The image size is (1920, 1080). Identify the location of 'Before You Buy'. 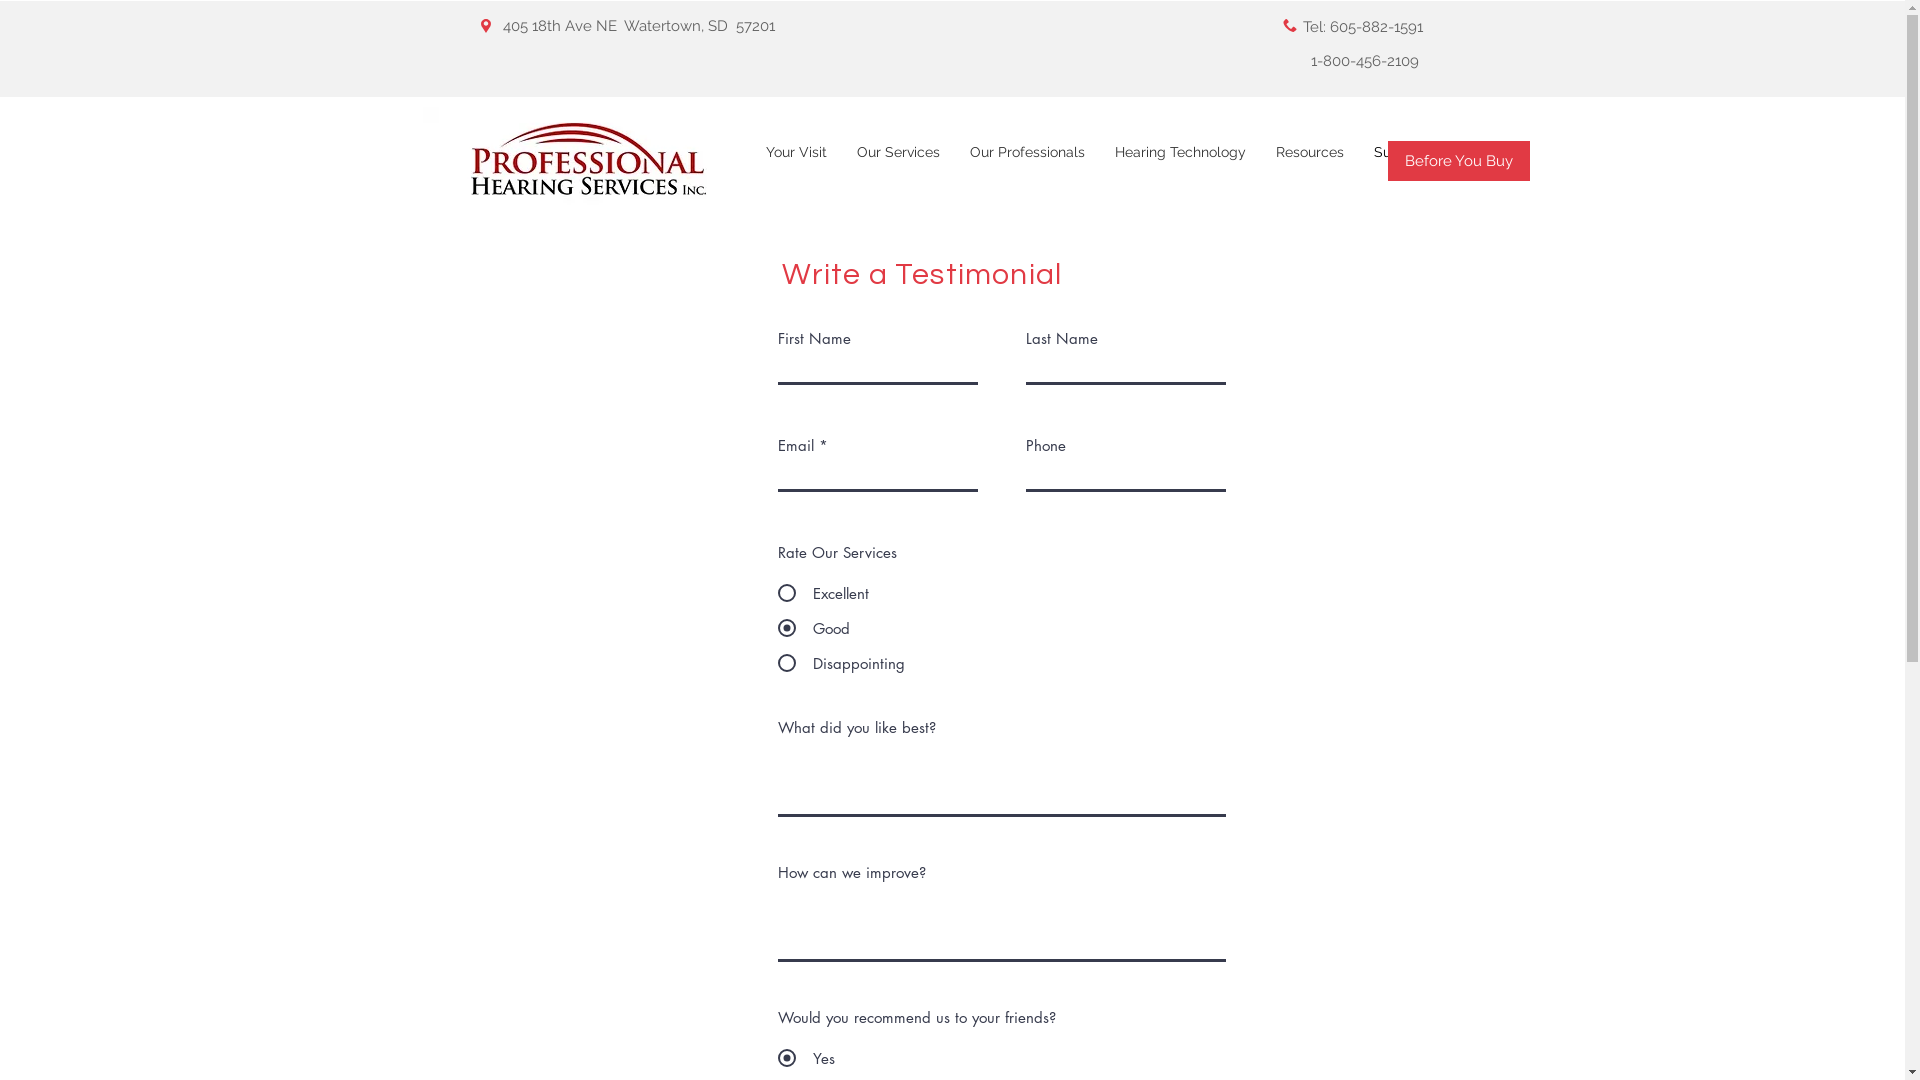
(1459, 160).